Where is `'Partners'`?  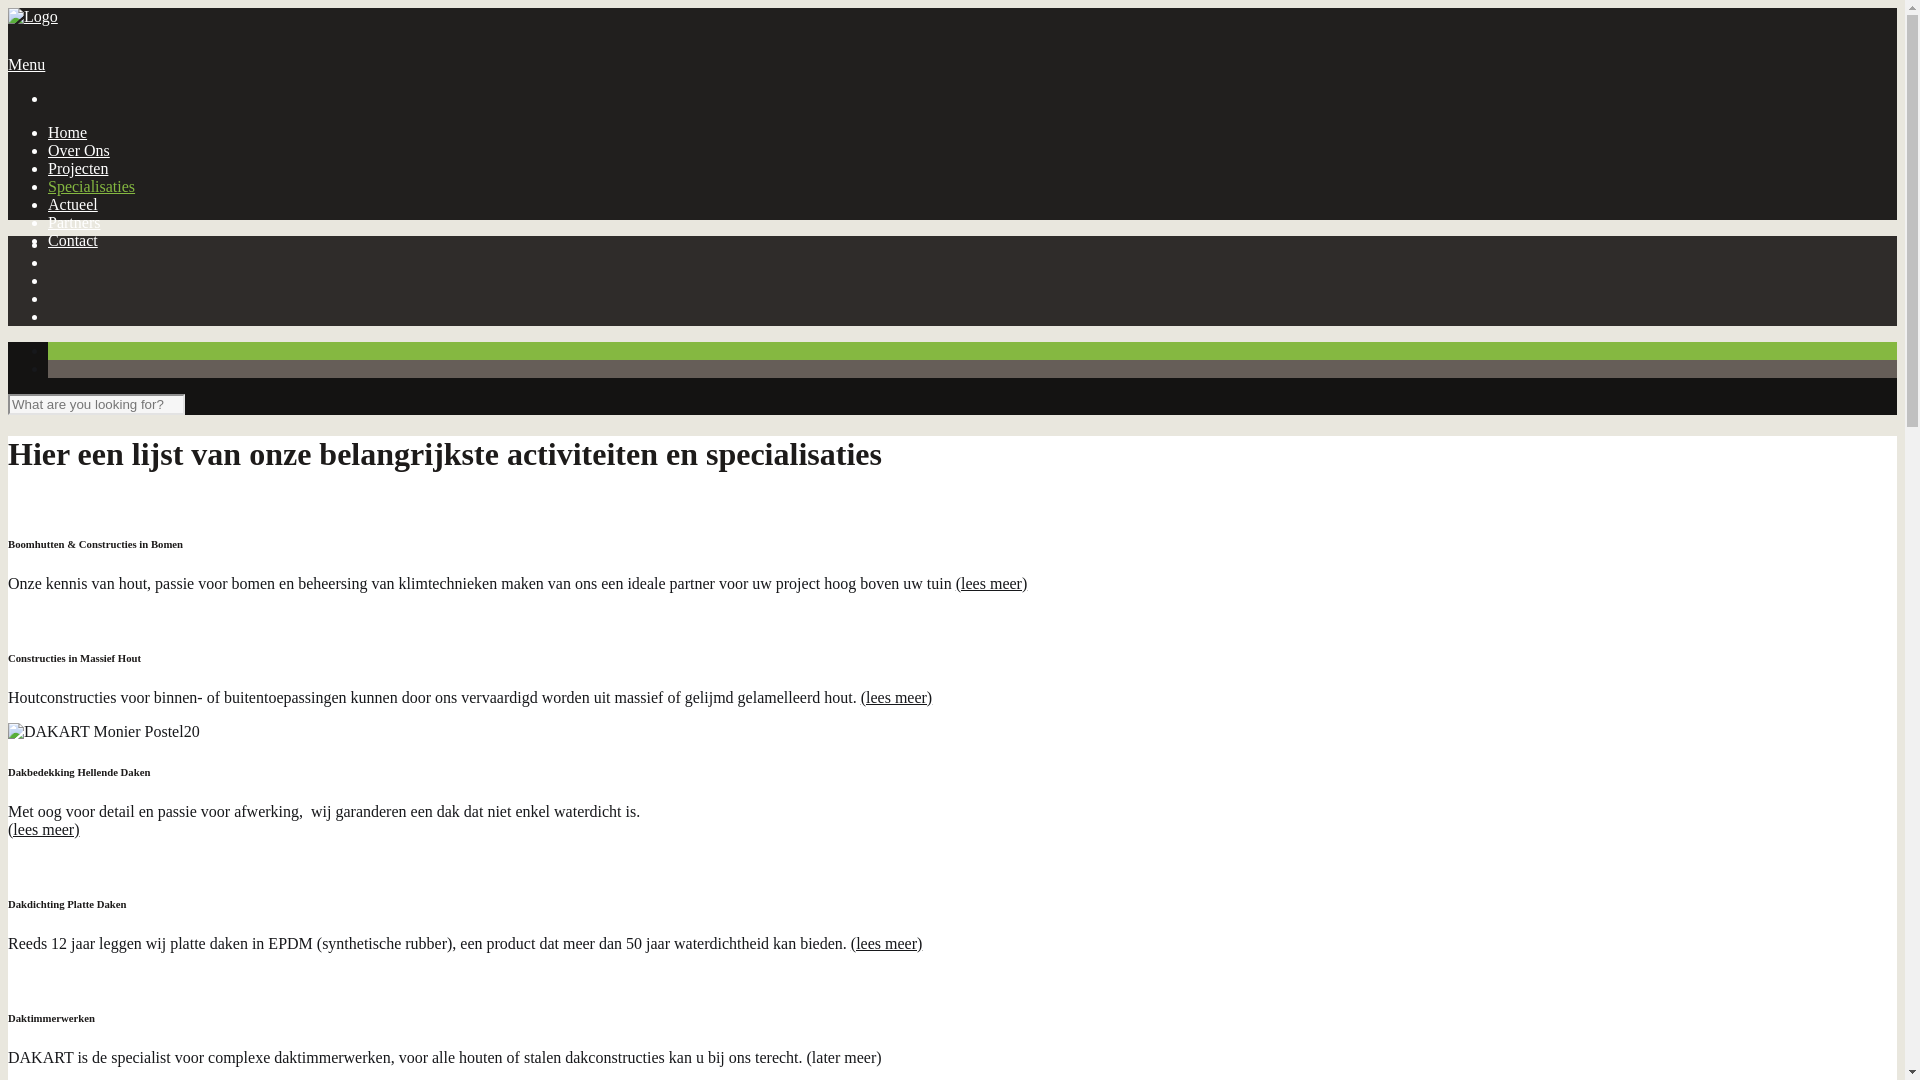 'Partners' is located at coordinates (73, 222).